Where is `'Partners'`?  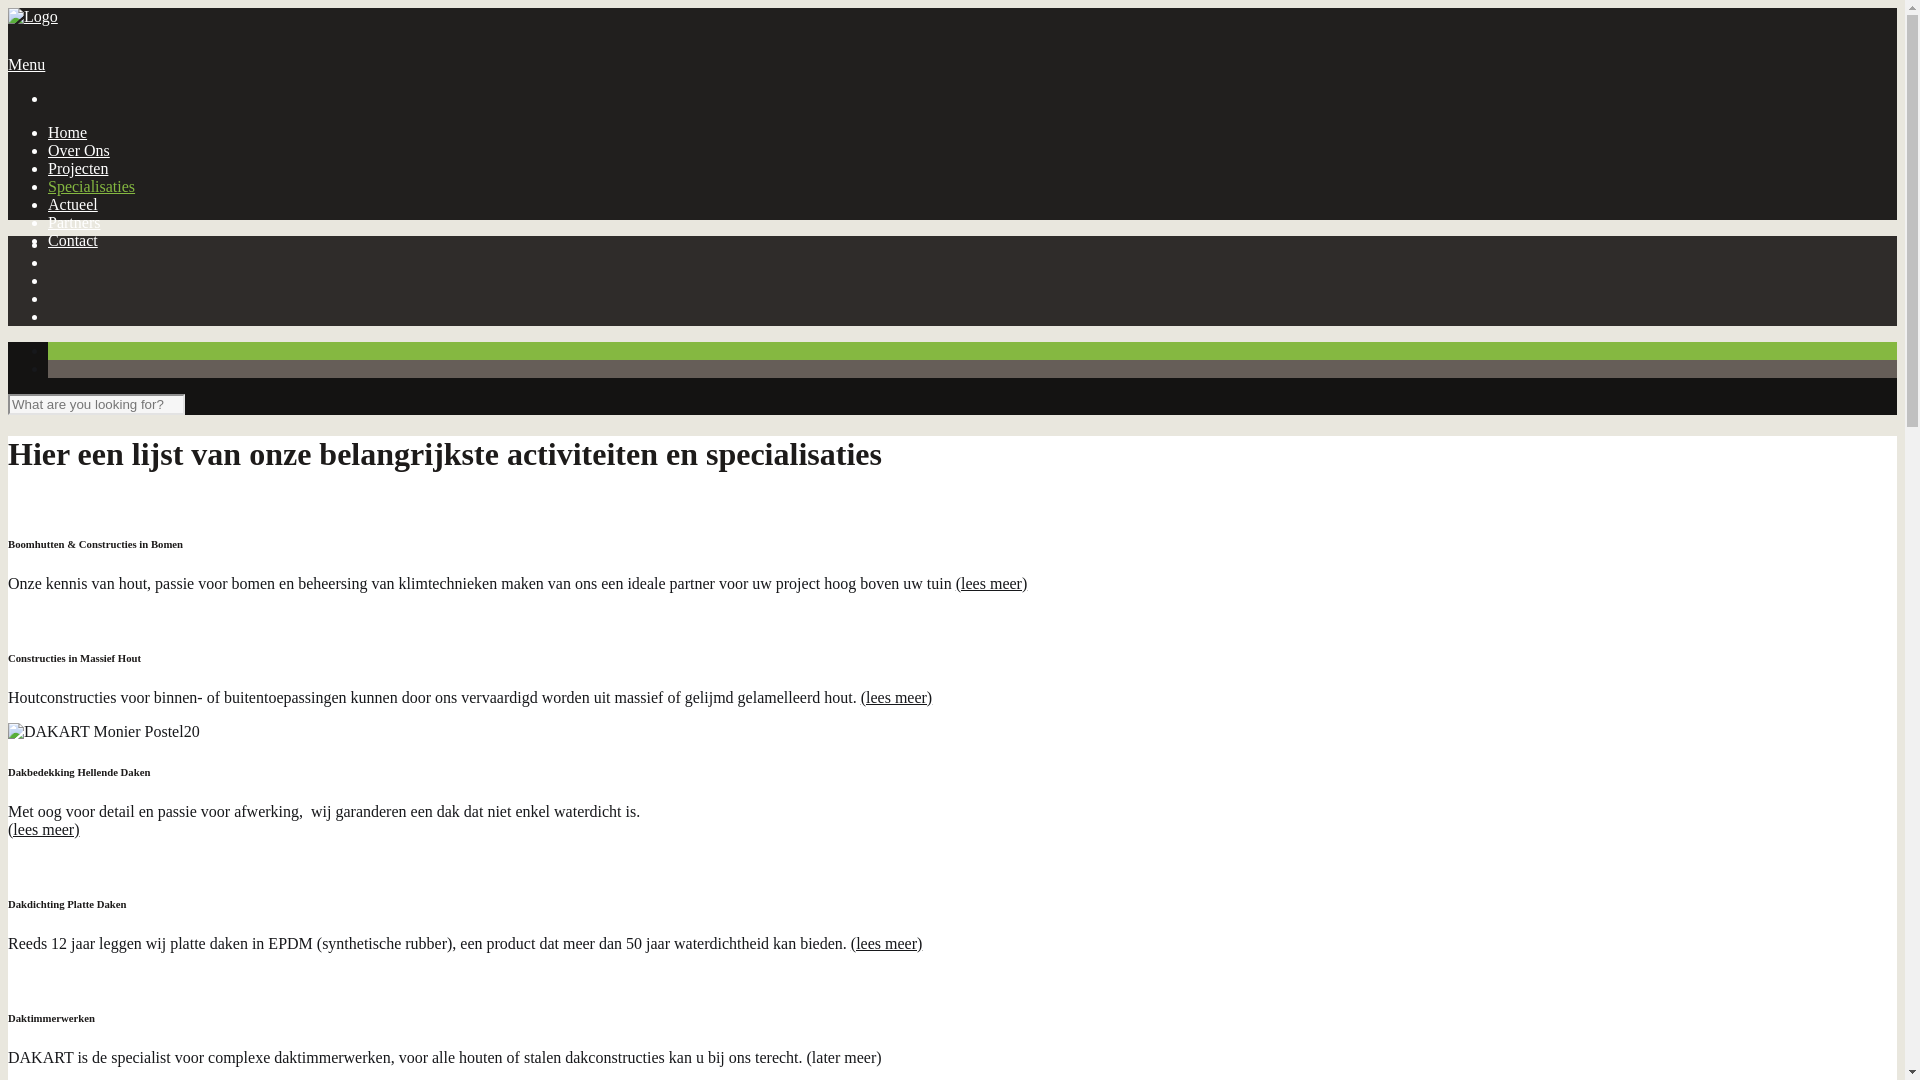 'Partners' is located at coordinates (73, 222).